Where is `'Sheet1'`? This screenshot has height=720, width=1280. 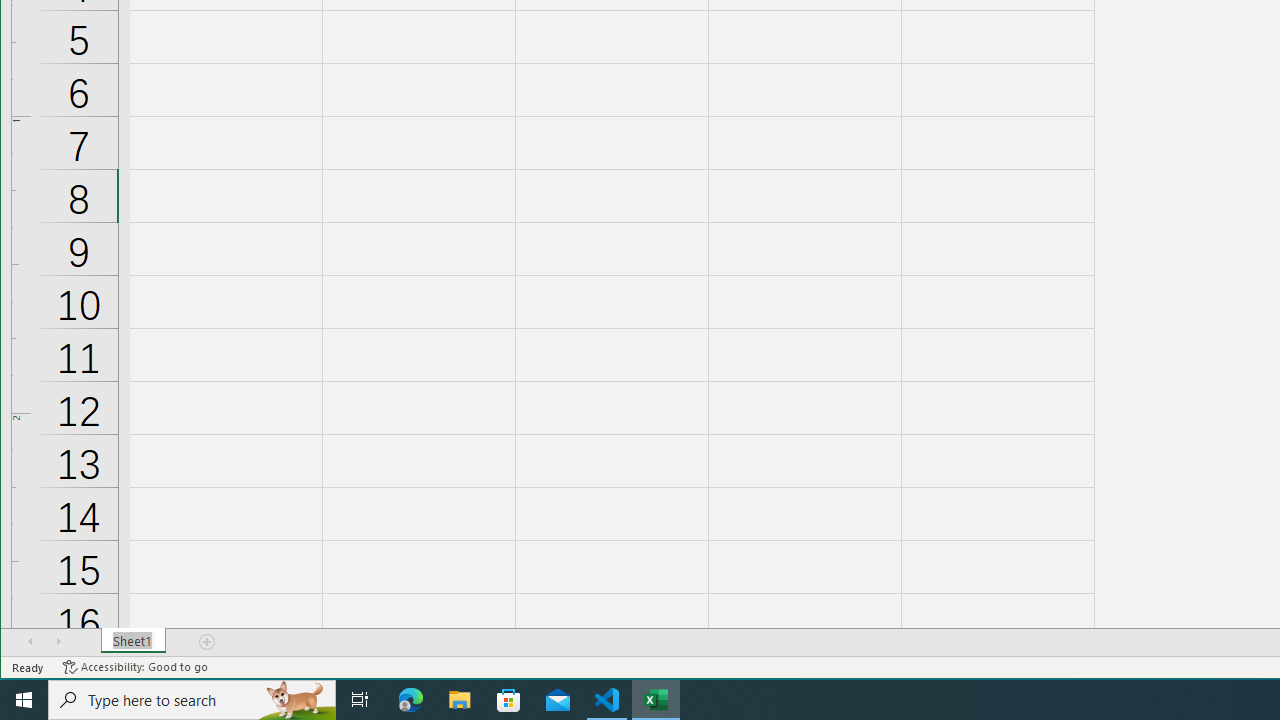
'Sheet1' is located at coordinates (132, 641).